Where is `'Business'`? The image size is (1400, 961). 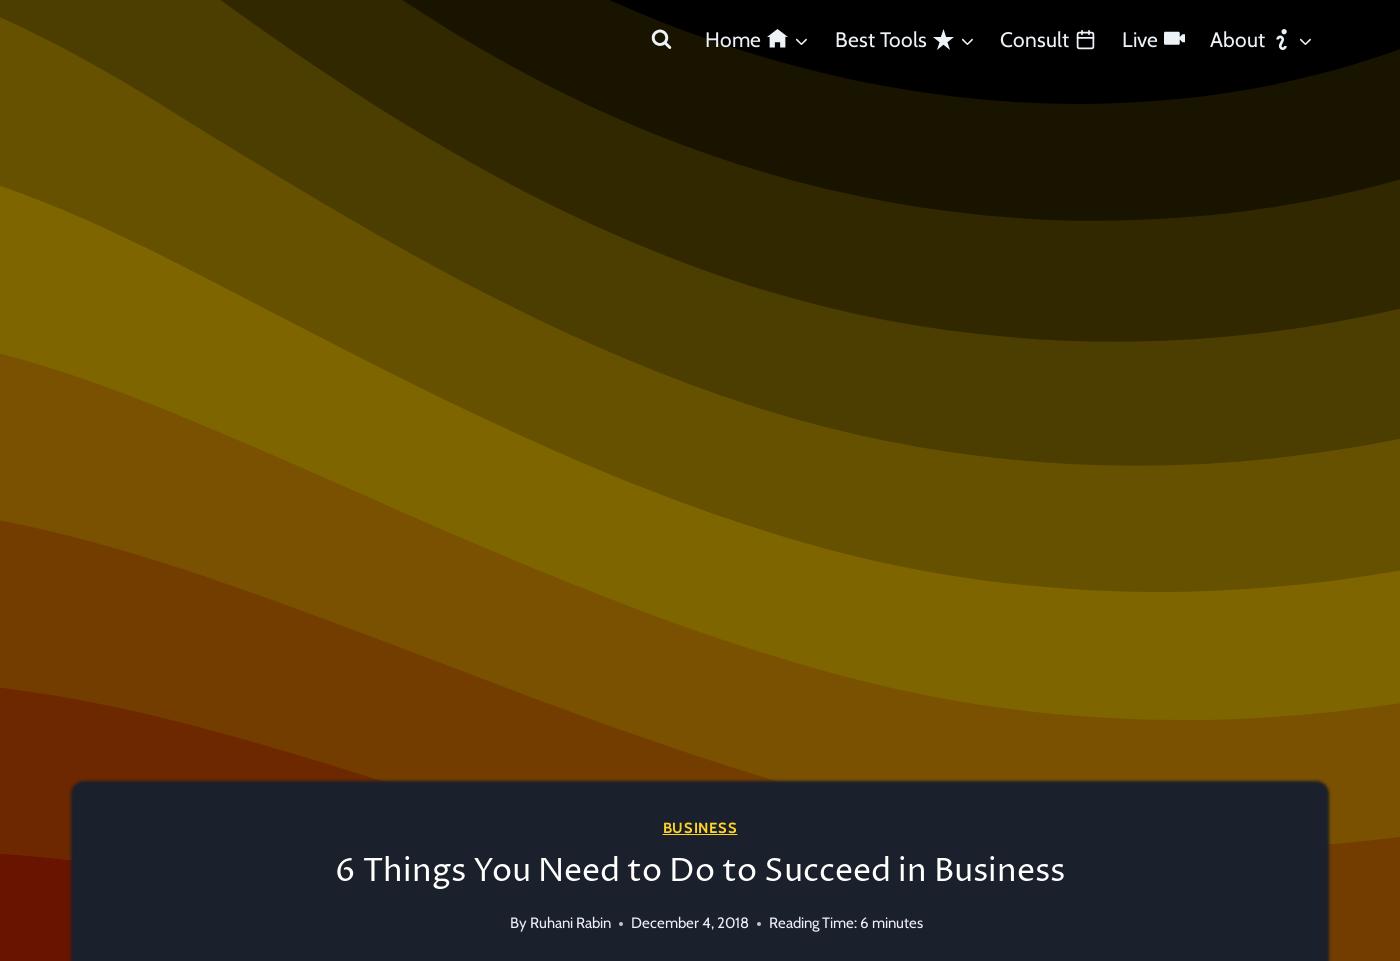 'Business' is located at coordinates (699, 827).